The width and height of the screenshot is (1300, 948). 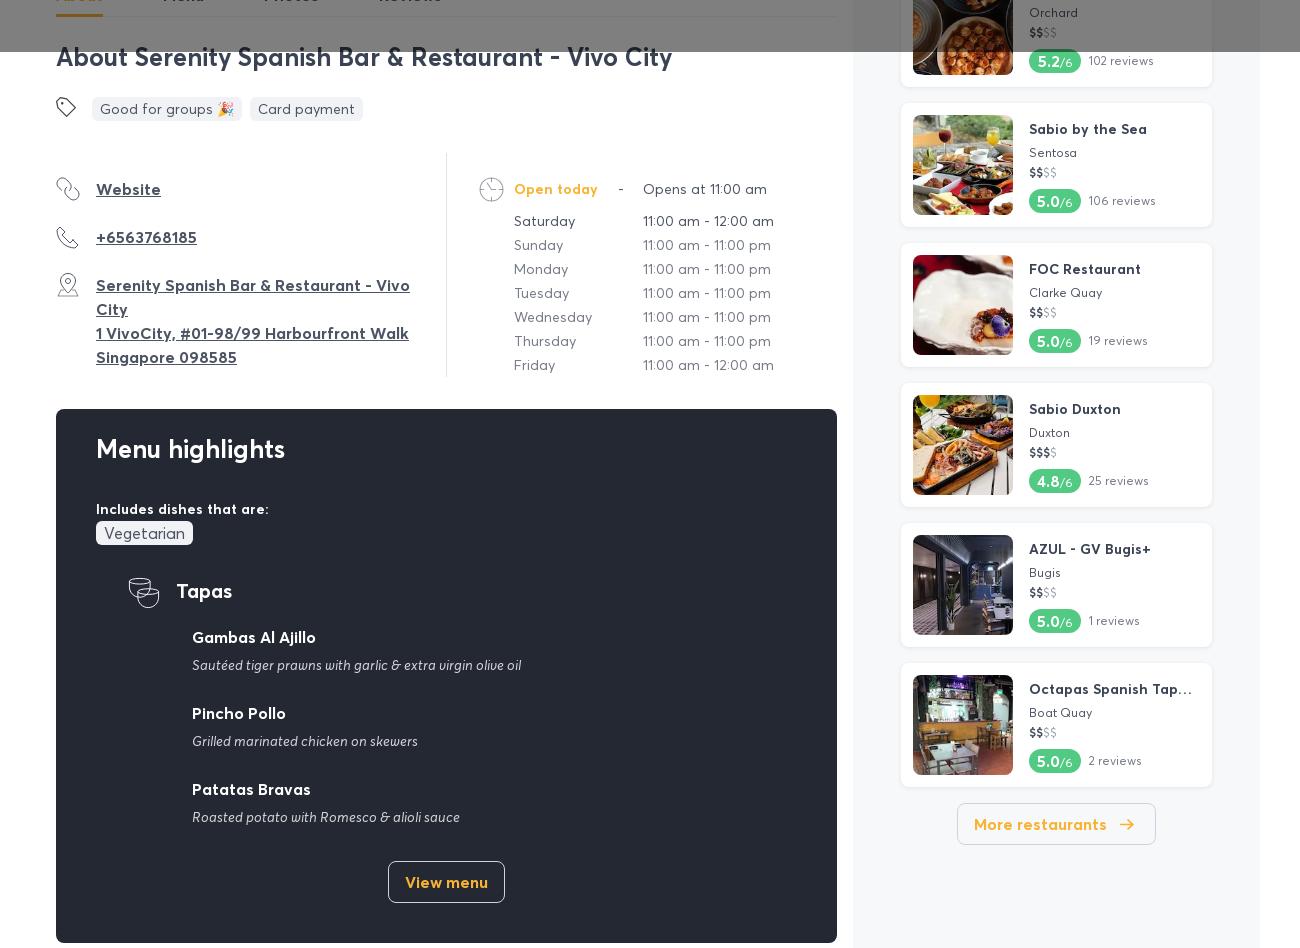 I want to click on 'Serenity Spanish Bar & Restaurant - Vivo City', so click(x=251, y=297).